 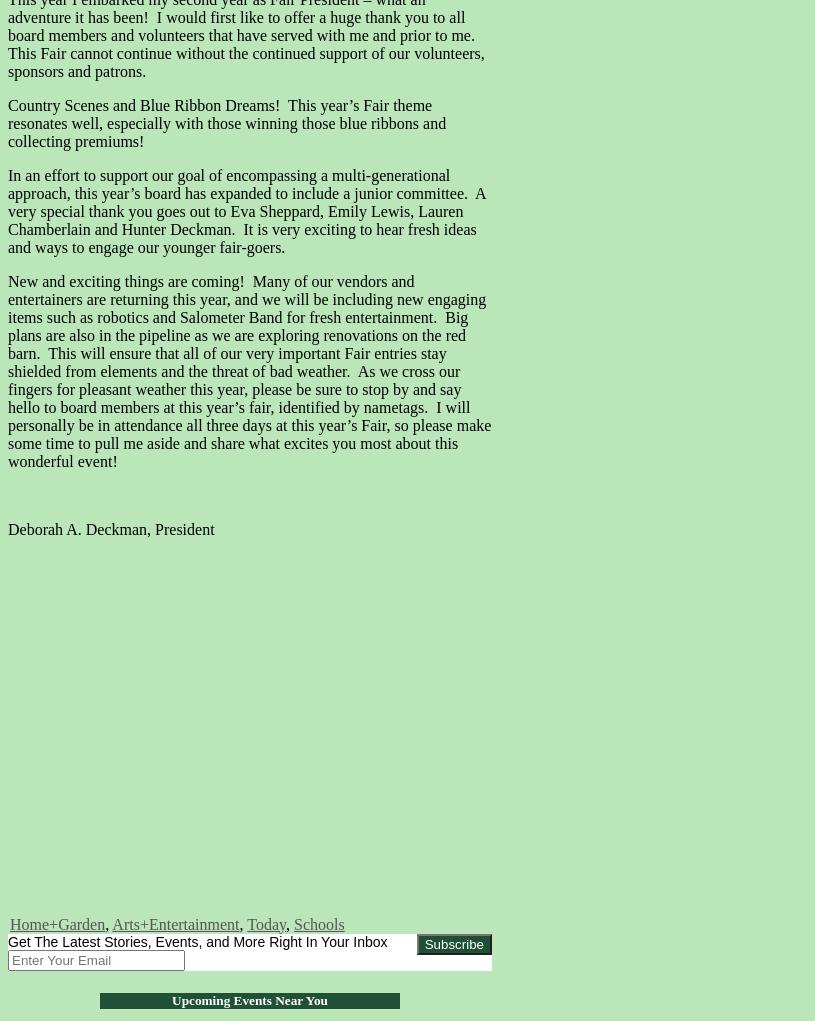 I want to click on 'Get The Latest Stories, Events, and More Right In Your Inbox', so click(x=6, y=940).